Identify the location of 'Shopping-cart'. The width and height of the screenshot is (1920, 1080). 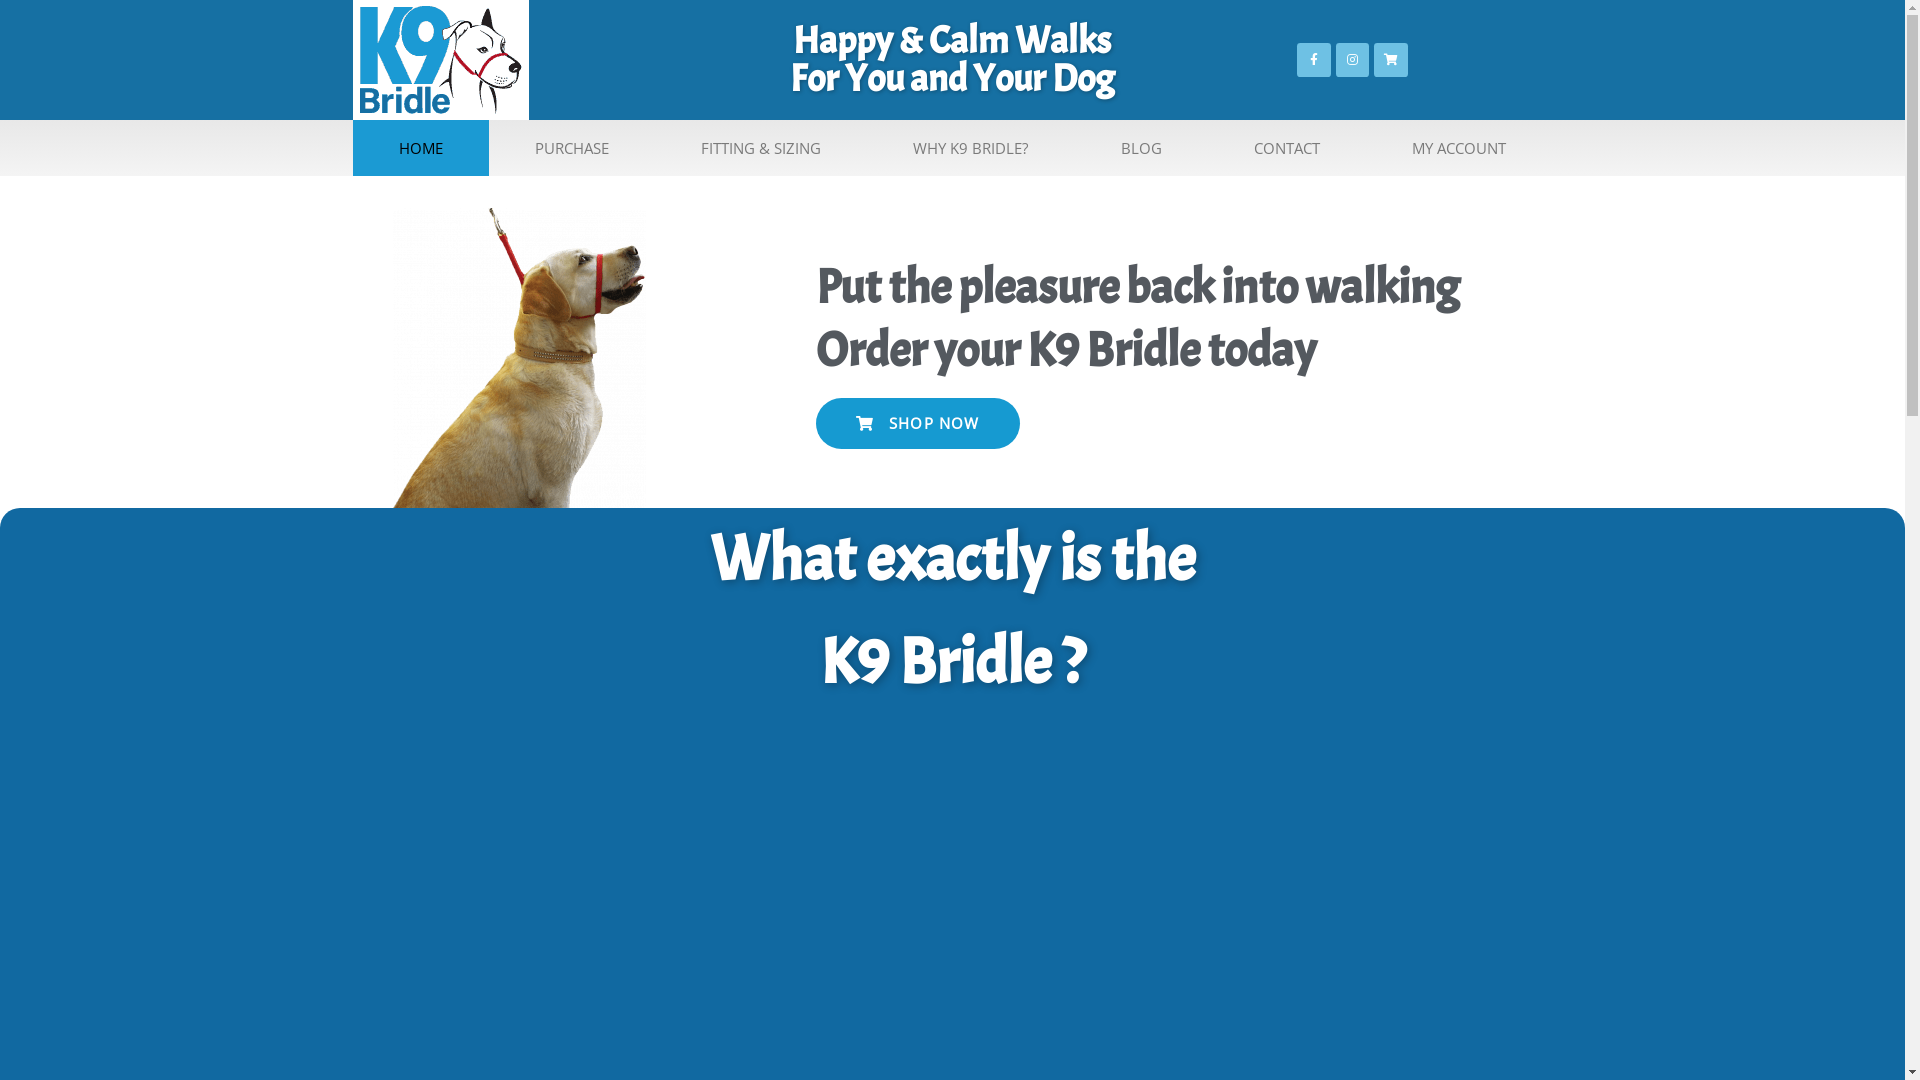
(1390, 59).